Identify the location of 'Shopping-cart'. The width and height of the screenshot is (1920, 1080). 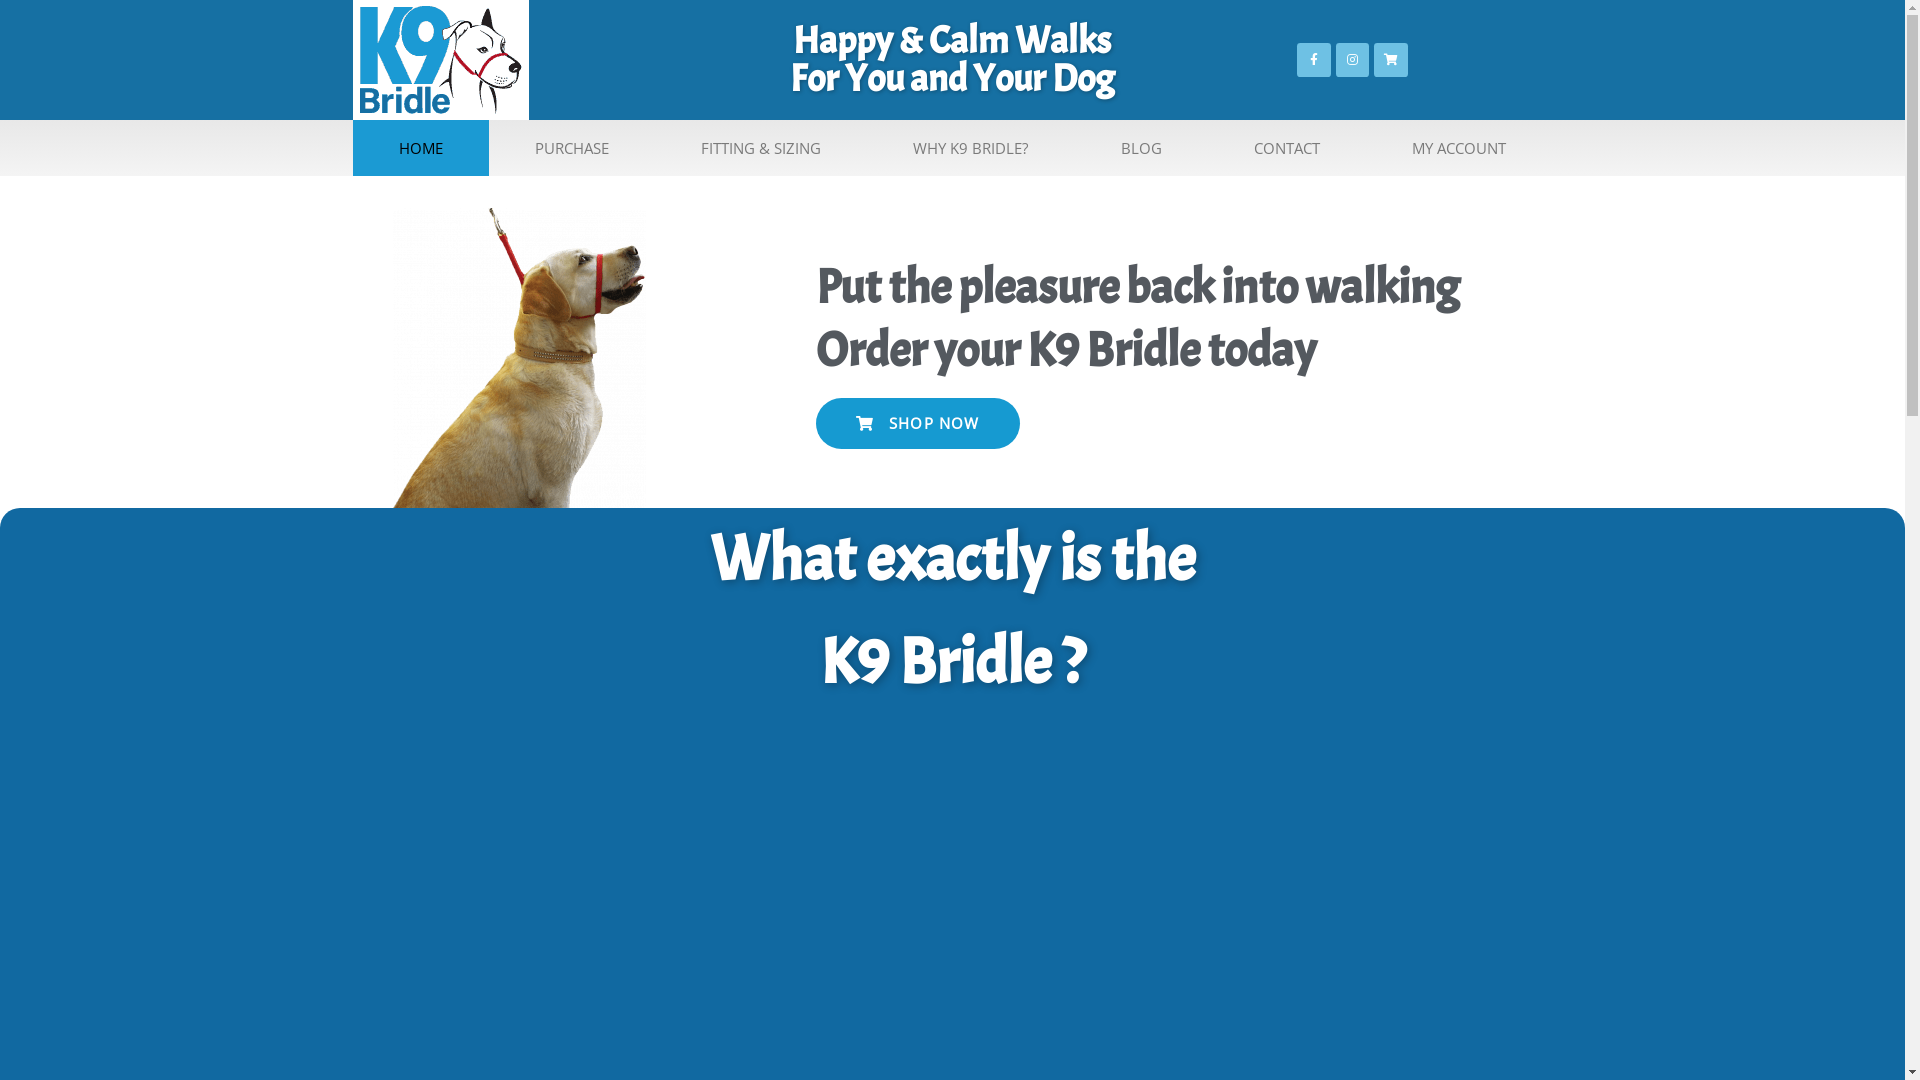
(1390, 59).